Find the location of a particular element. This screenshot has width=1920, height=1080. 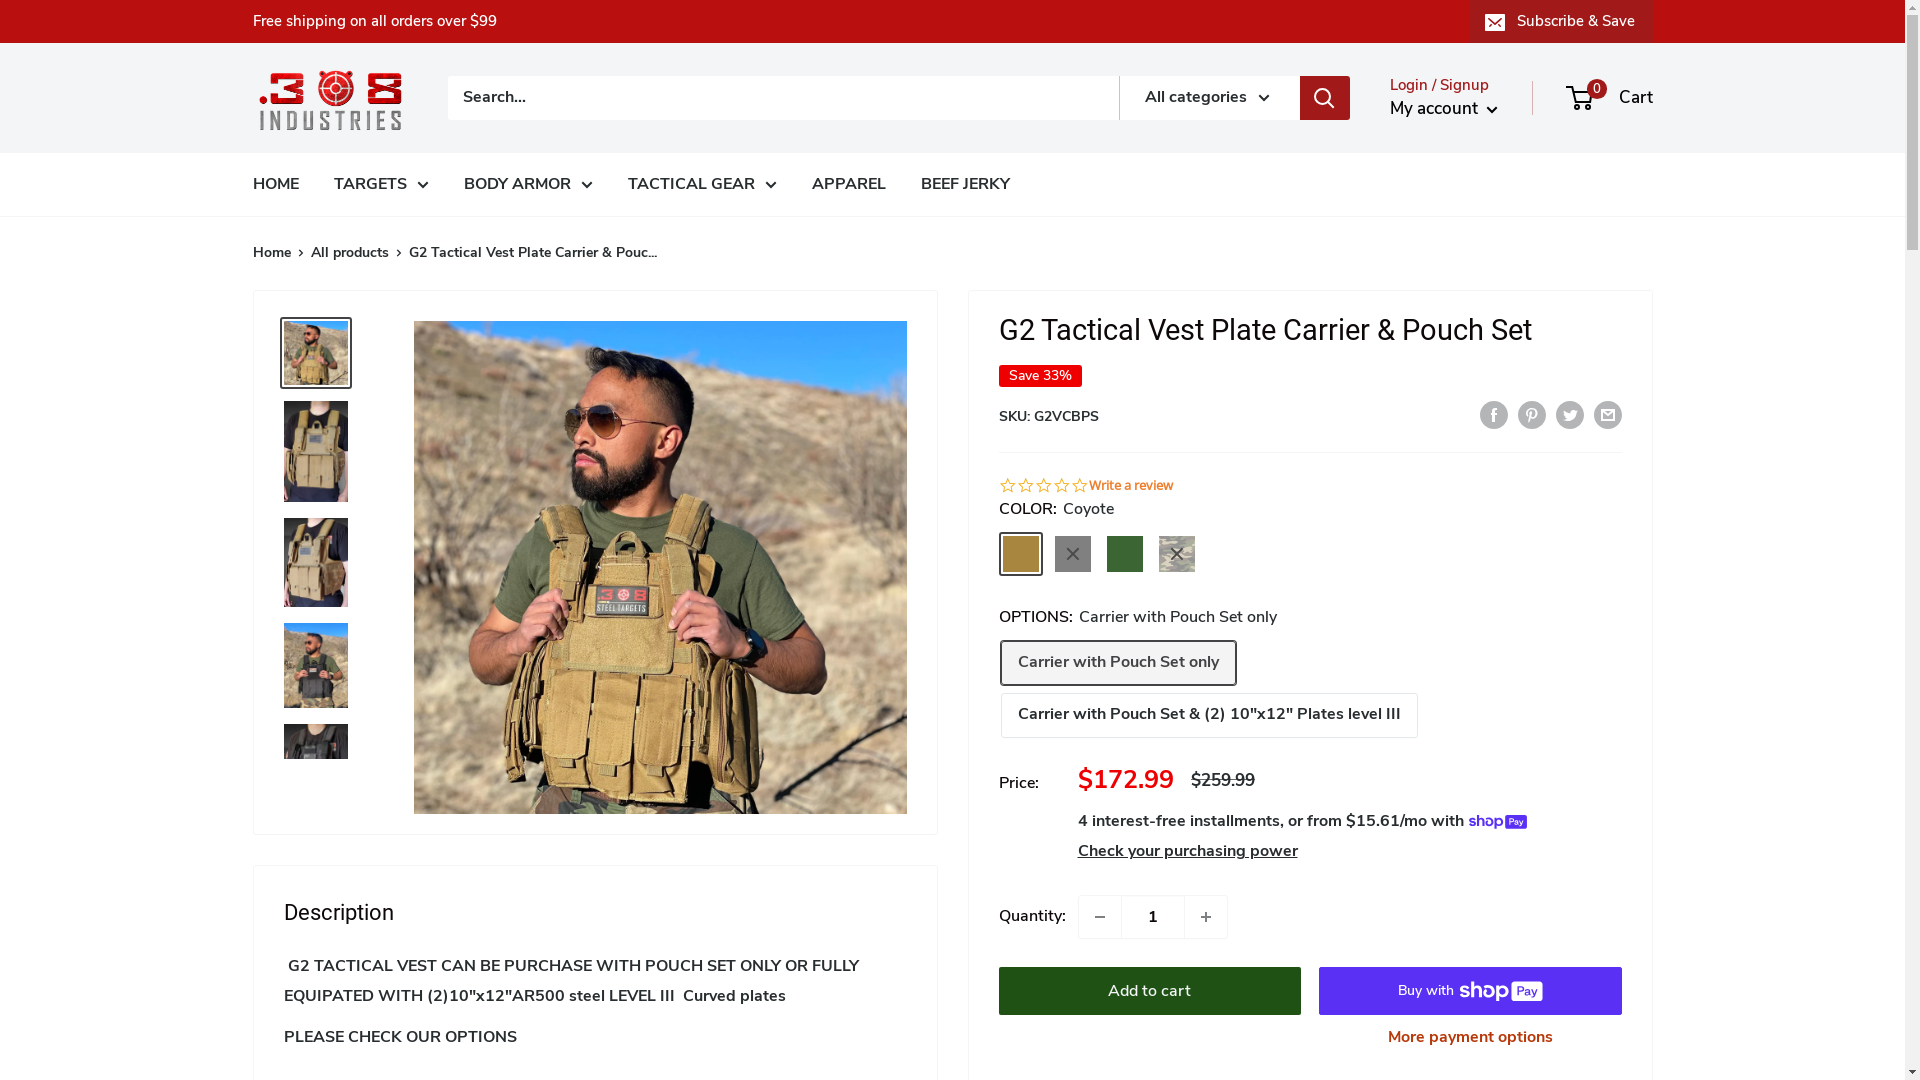

'HOME' is located at coordinates (273, 185).